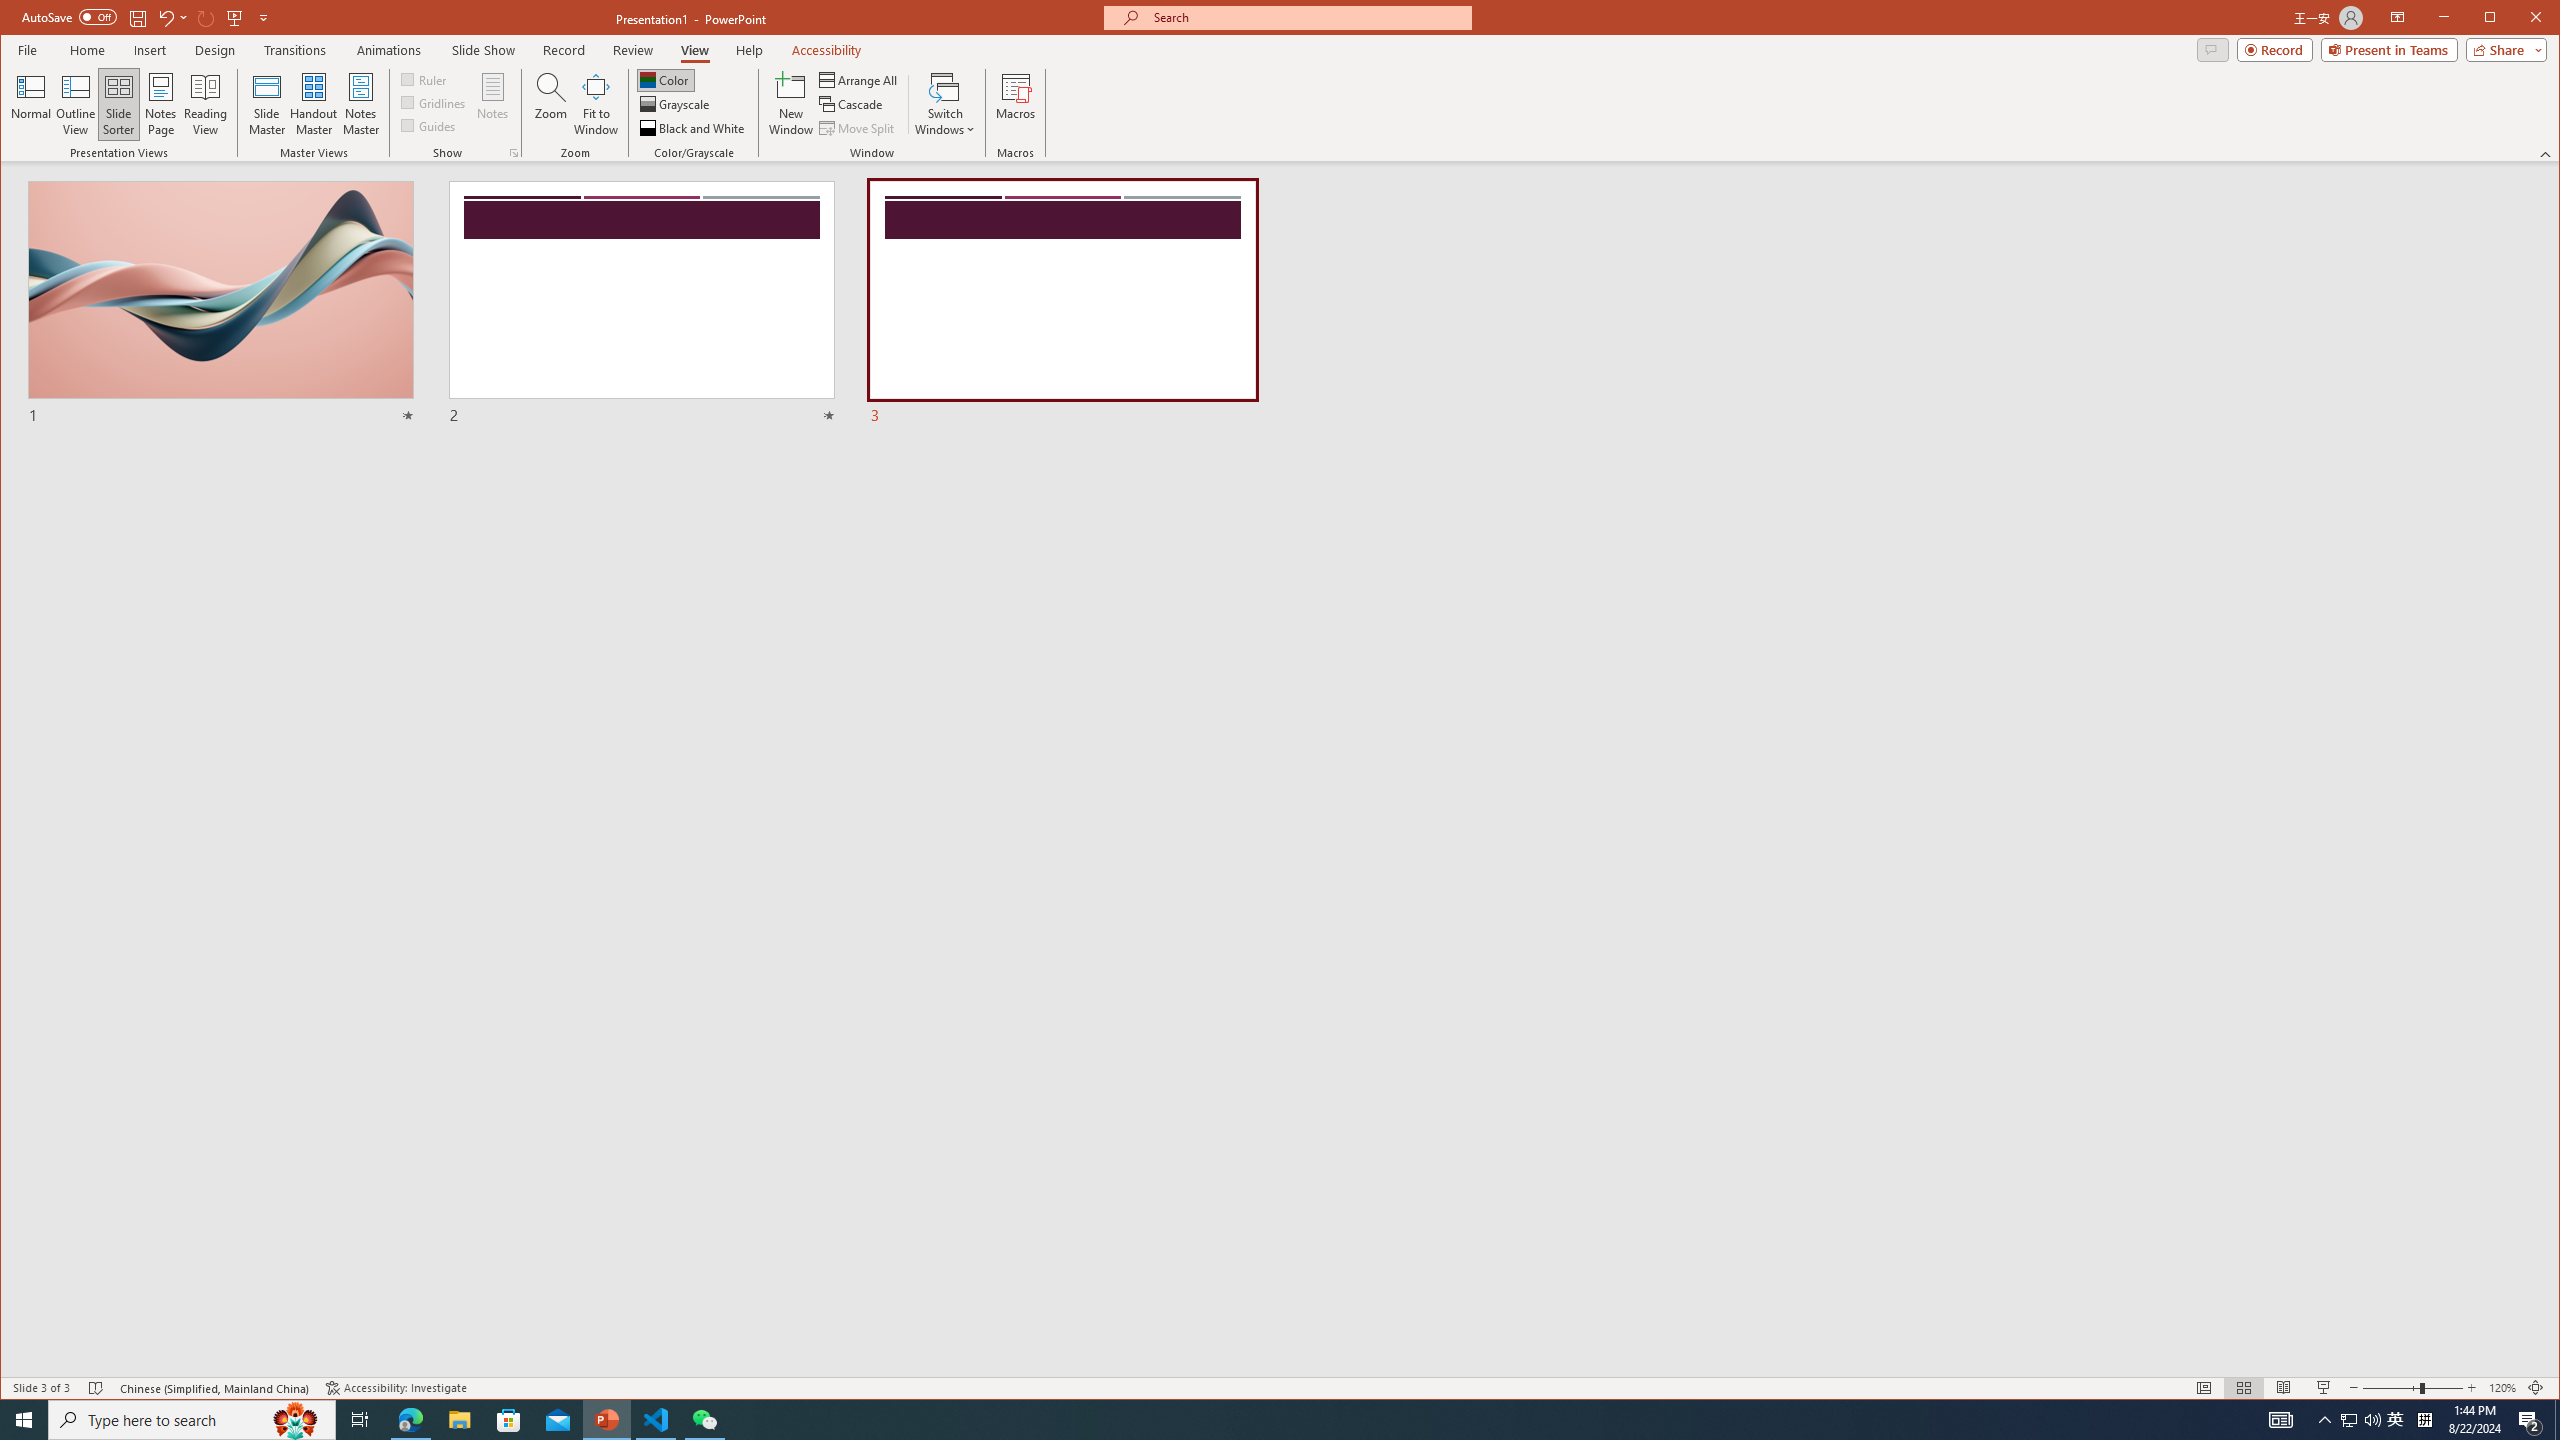 Image resolution: width=2560 pixels, height=1440 pixels. Describe the element at coordinates (676, 104) in the screenshot. I see `'Grayscale'` at that location.